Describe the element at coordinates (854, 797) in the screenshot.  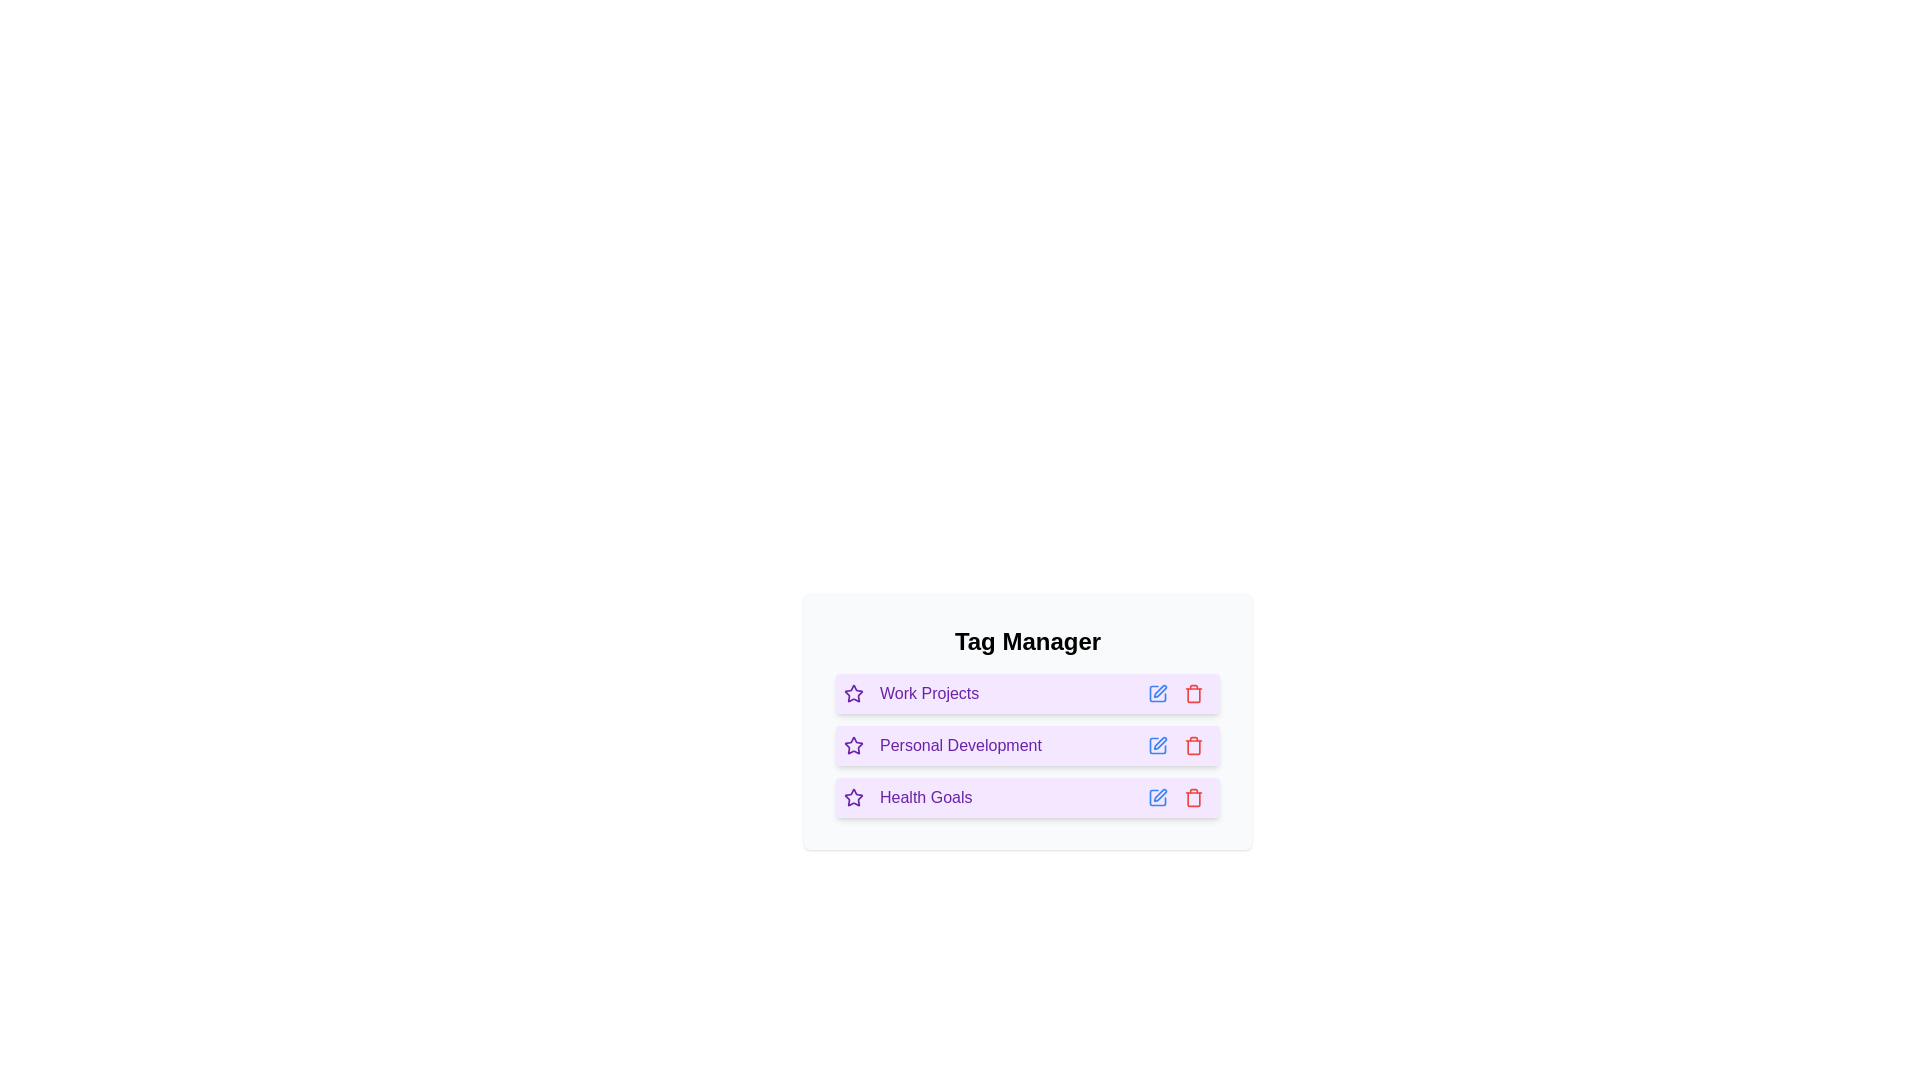
I see `the star icon next to the tag Health Goals` at that location.